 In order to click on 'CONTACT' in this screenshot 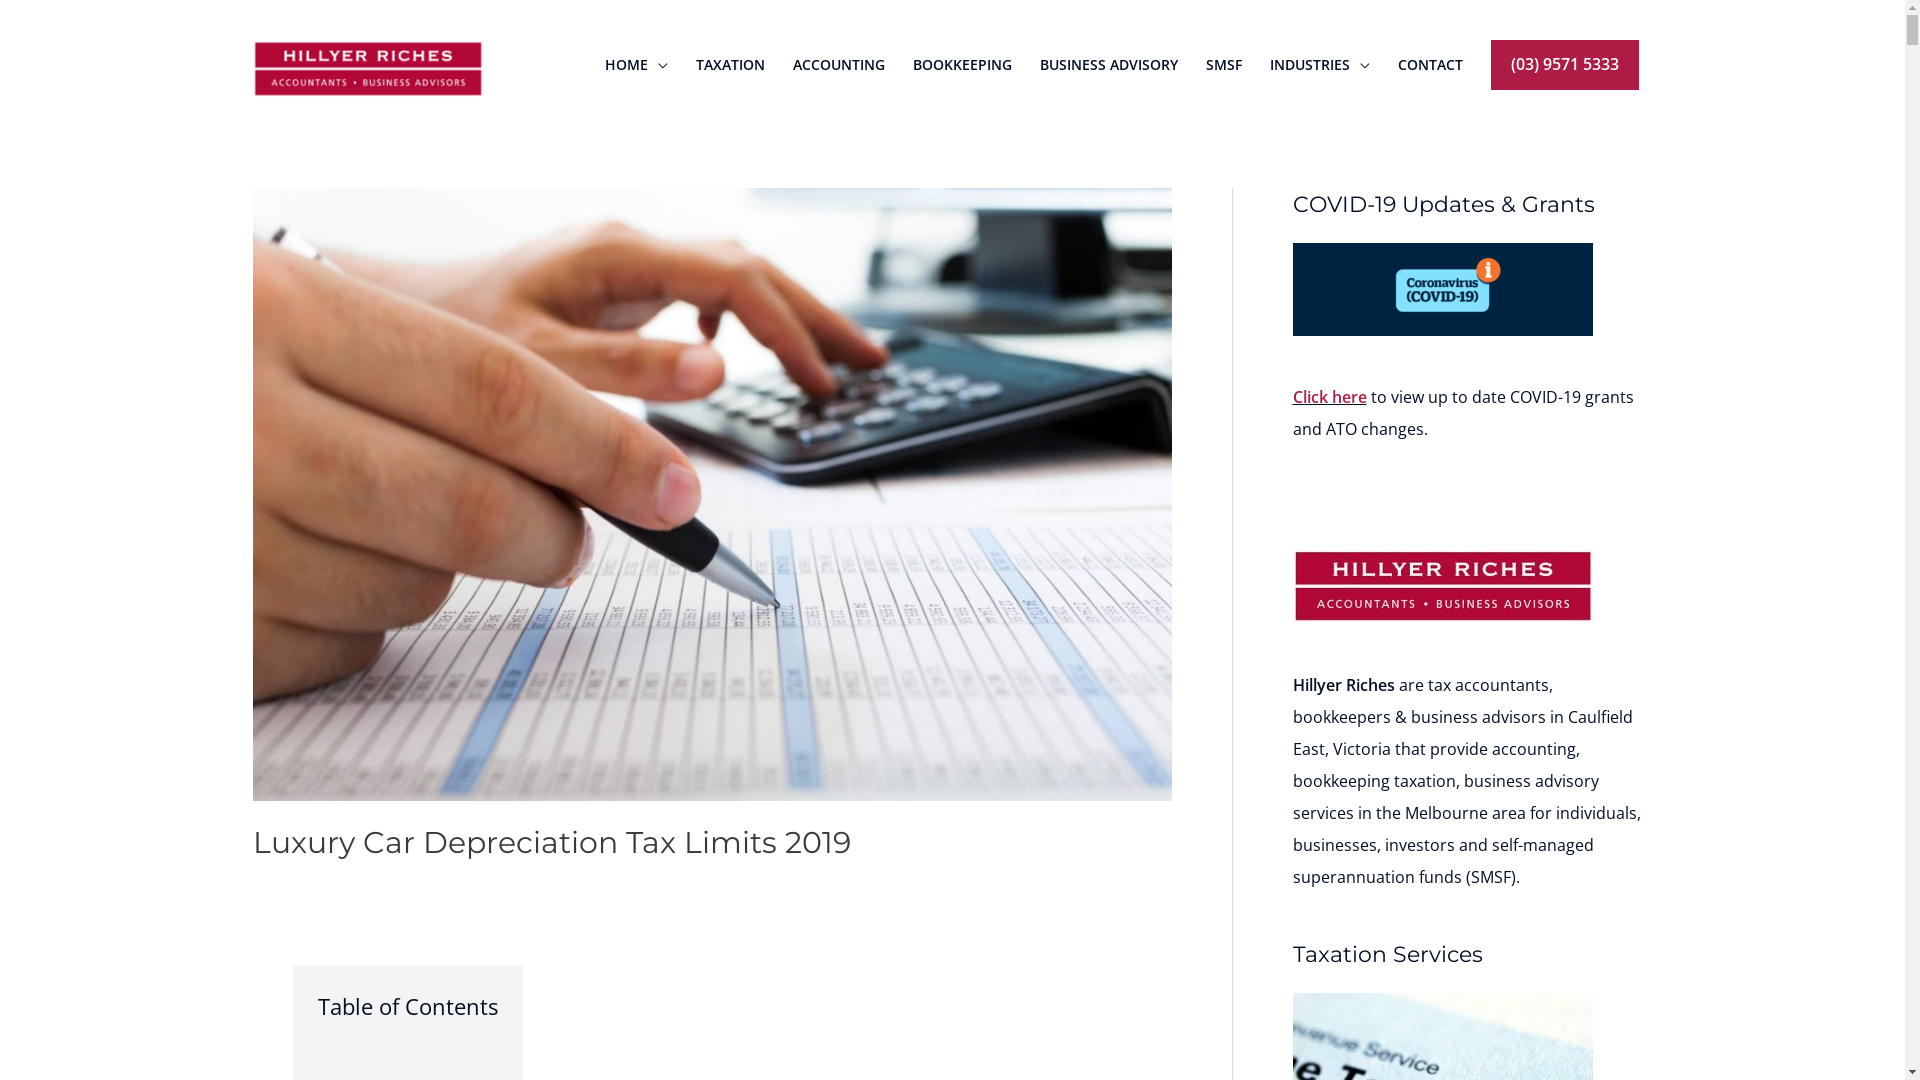, I will do `click(1429, 64)`.